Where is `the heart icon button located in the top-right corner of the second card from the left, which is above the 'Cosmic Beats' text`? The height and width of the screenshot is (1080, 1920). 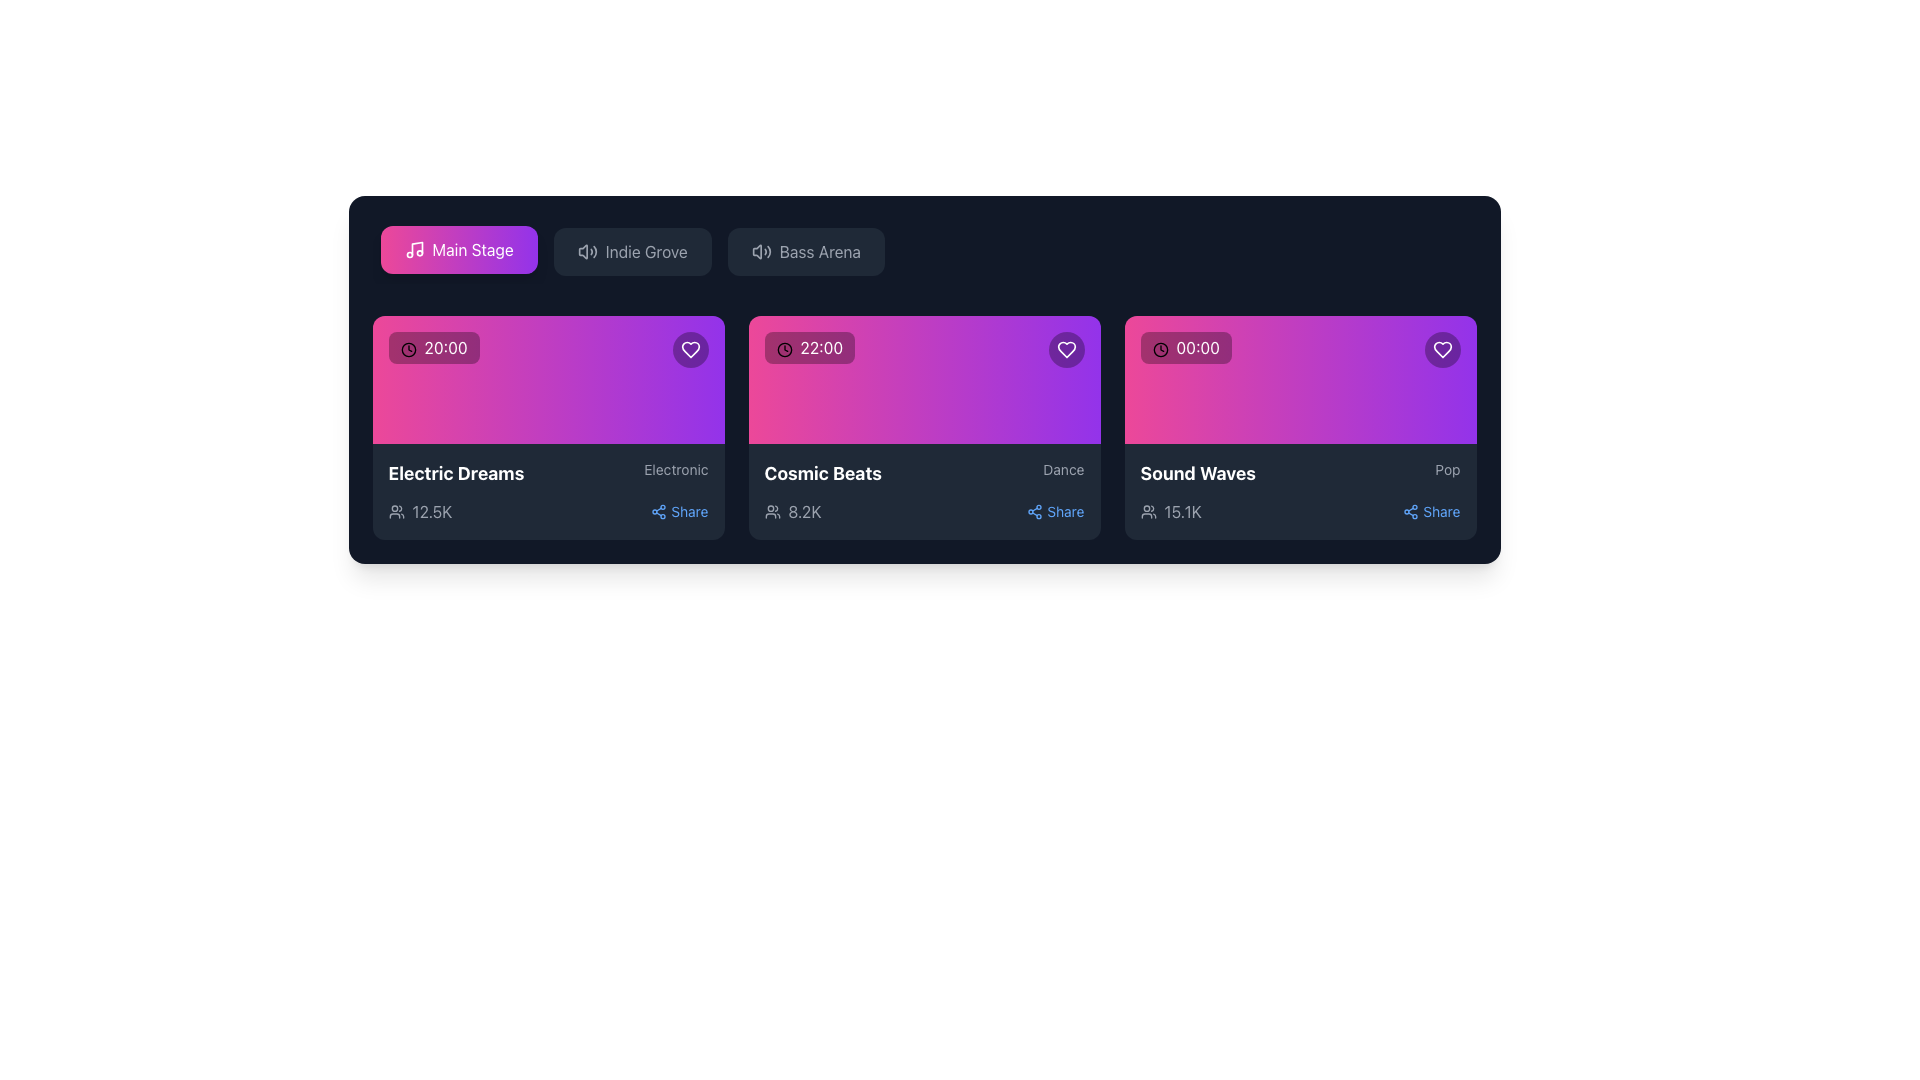
the heart icon button located in the top-right corner of the second card from the left, which is above the 'Cosmic Beats' text is located at coordinates (1065, 349).